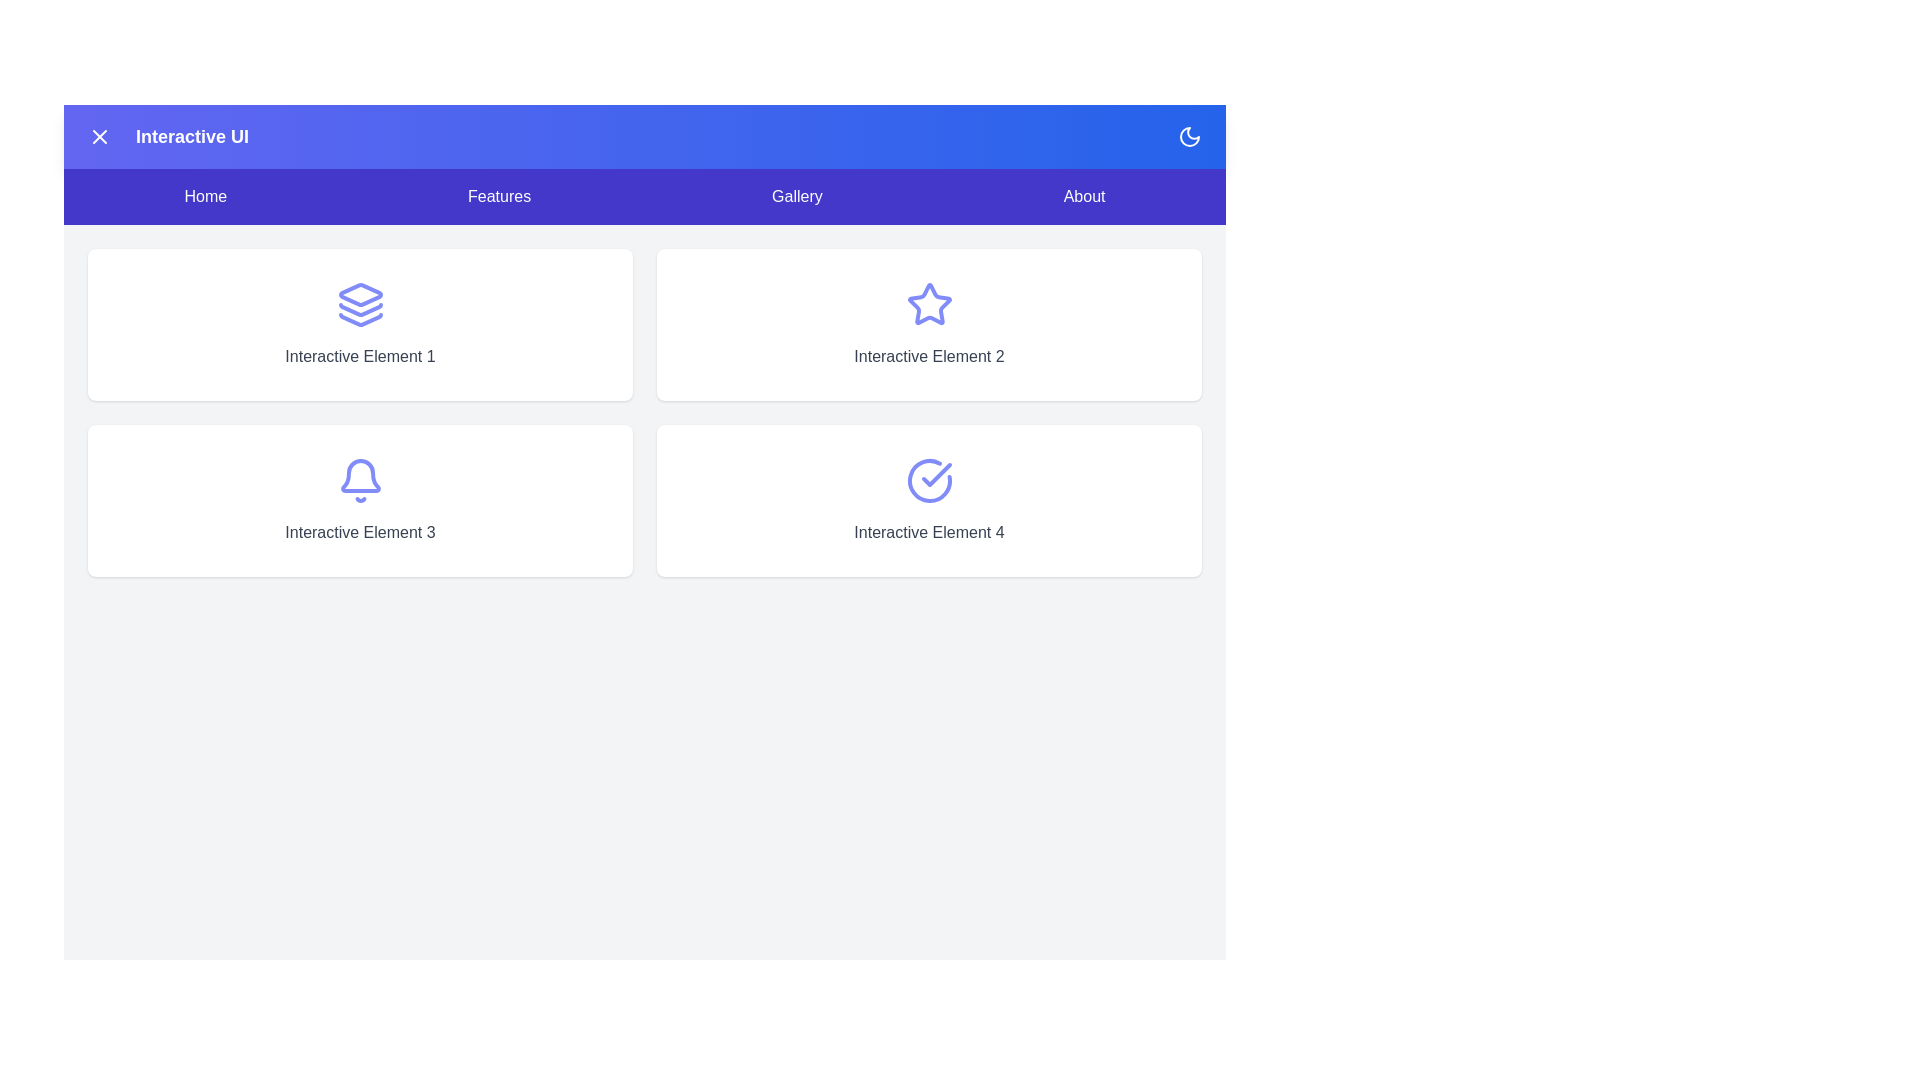 The height and width of the screenshot is (1080, 1920). Describe the element at coordinates (795, 196) in the screenshot. I see `the Gallery navigation menu item` at that location.